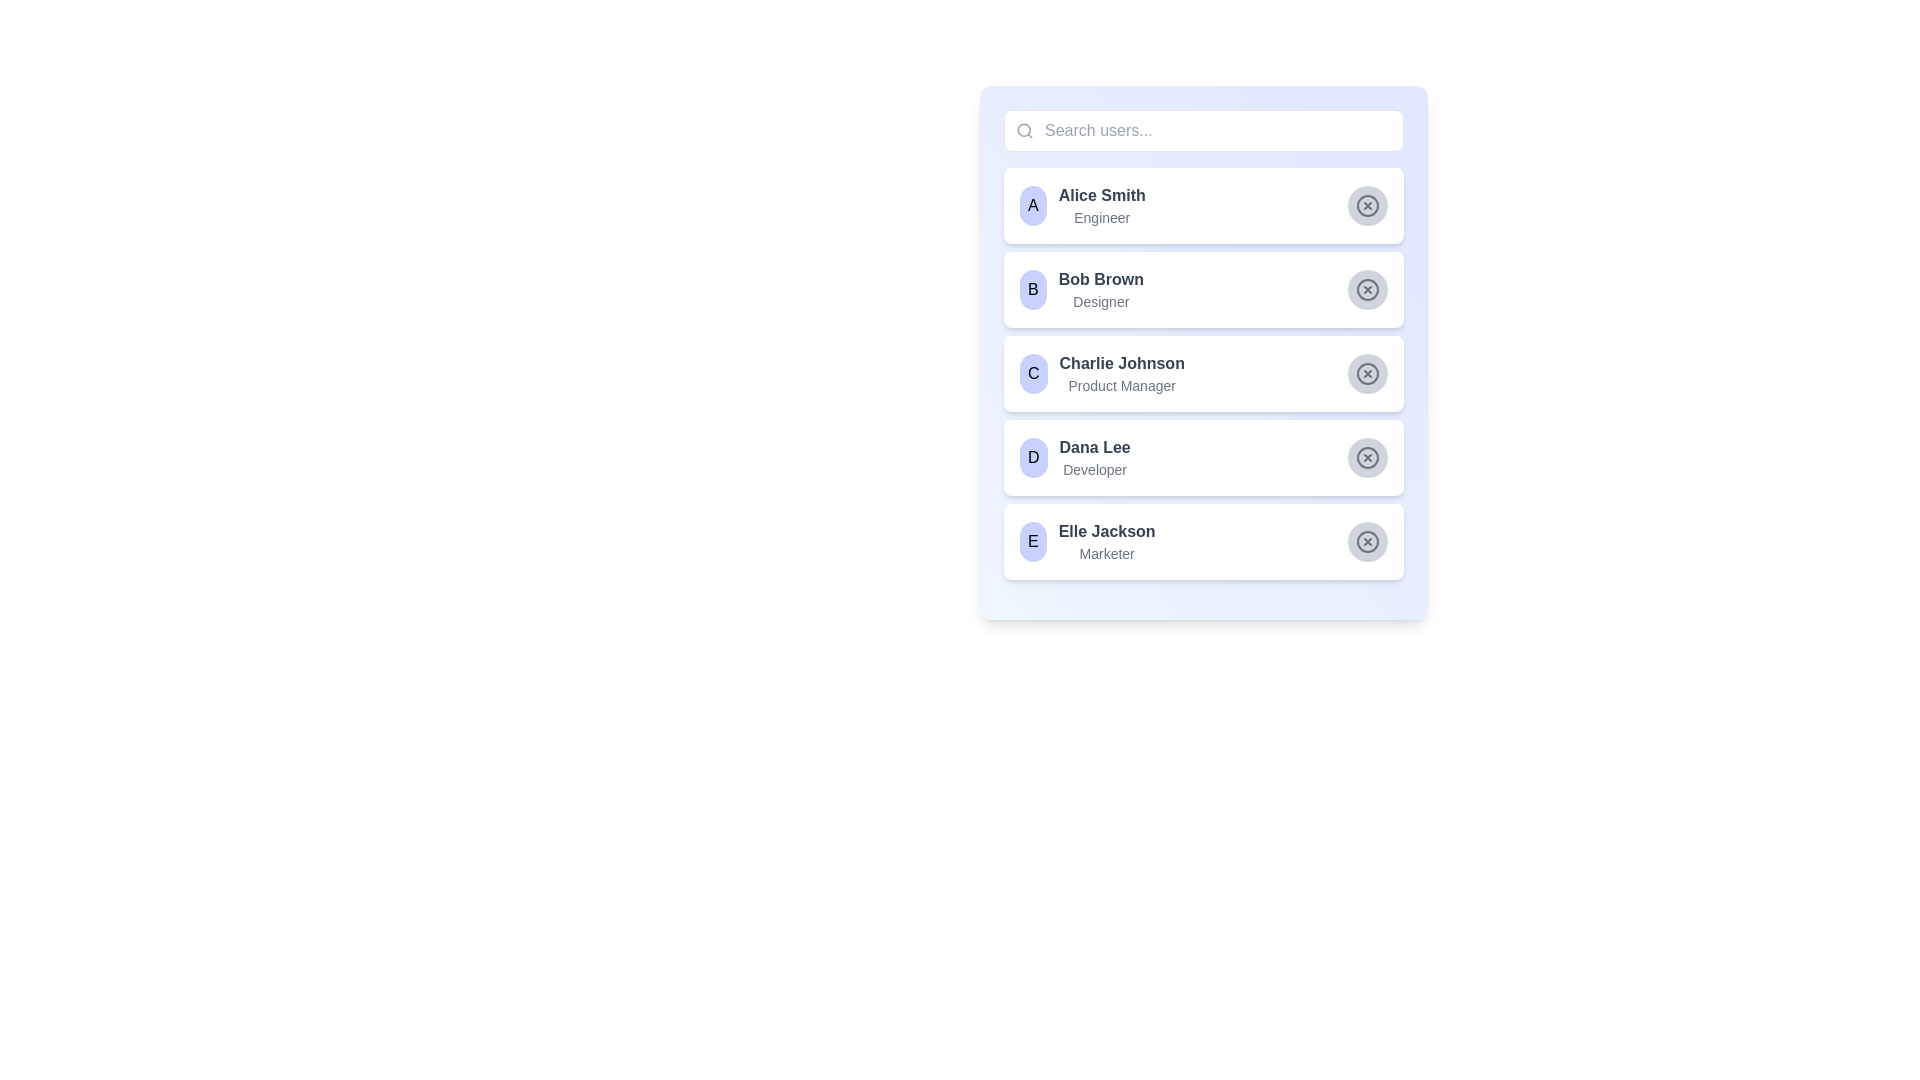 The height and width of the screenshot is (1080, 1920). What do you see at coordinates (1033, 205) in the screenshot?
I see `the circular badge representing the user avatar for 'Alice Smith' located at the top of the vertical list` at bounding box center [1033, 205].